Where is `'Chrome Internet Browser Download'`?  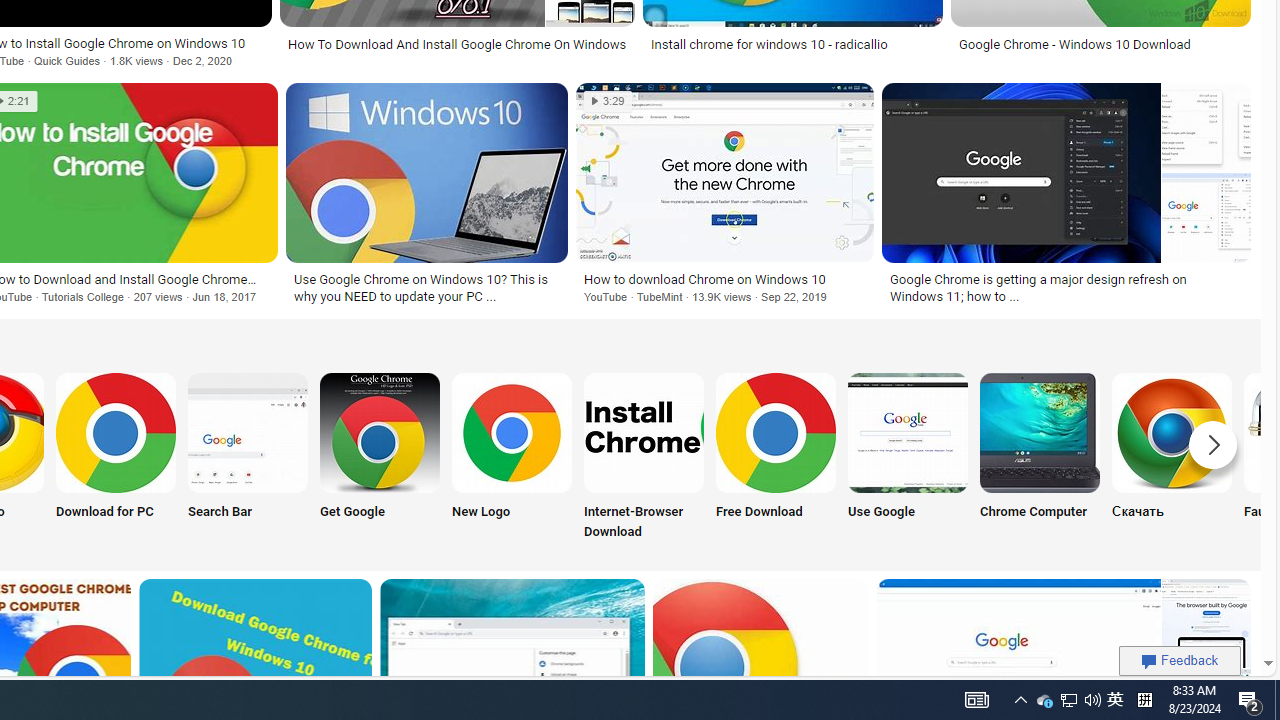 'Chrome Internet Browser Download' is located at coordinates (643, 431).